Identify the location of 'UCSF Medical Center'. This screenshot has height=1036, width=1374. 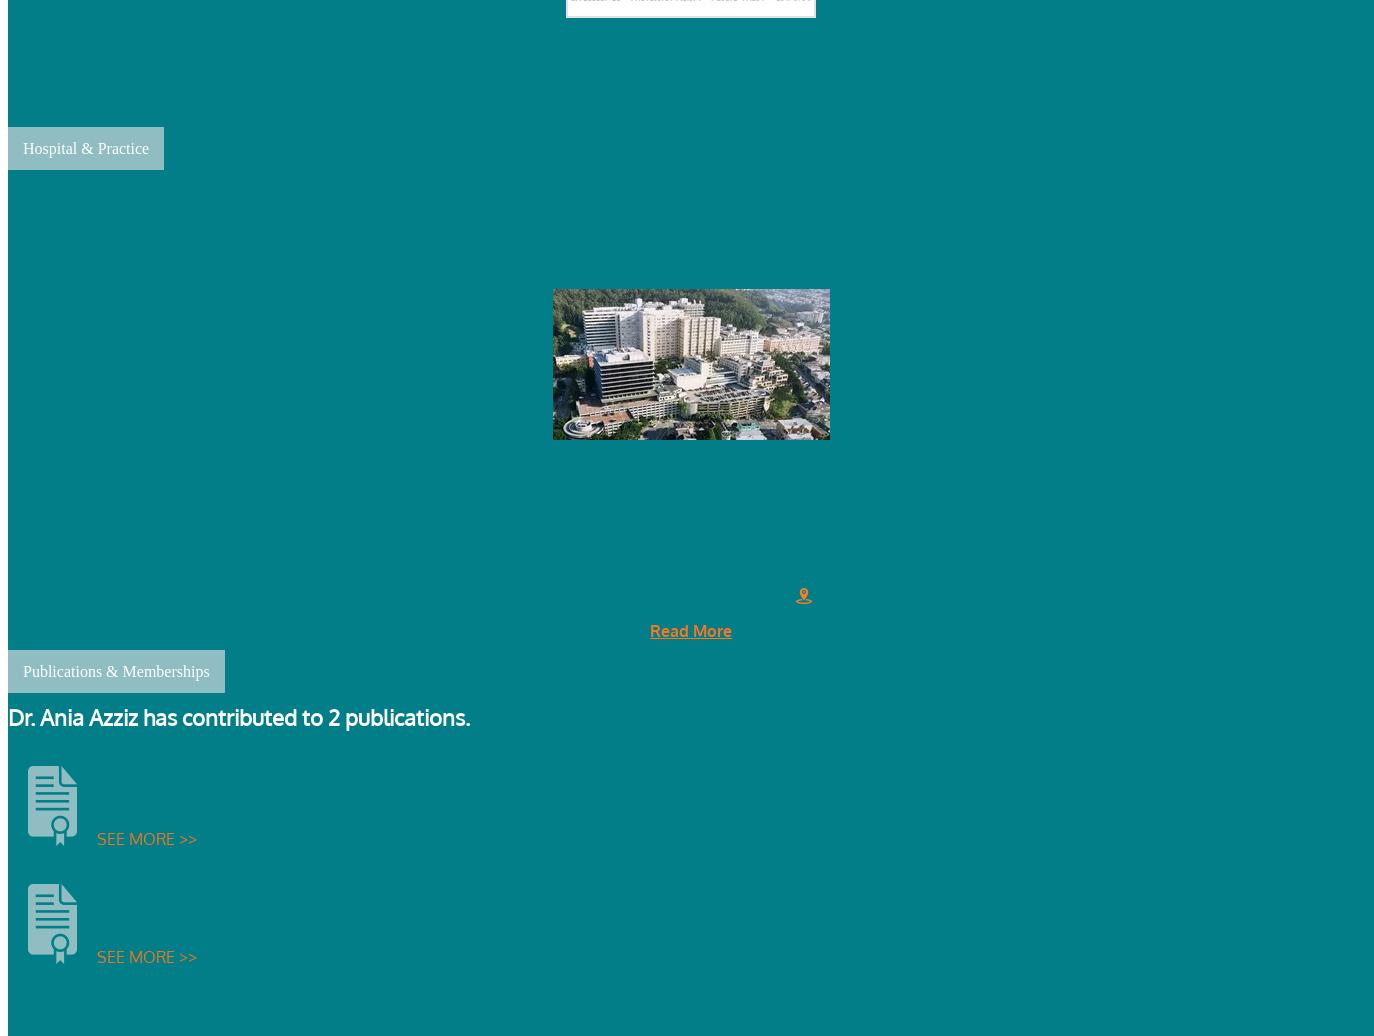
(689, 236).